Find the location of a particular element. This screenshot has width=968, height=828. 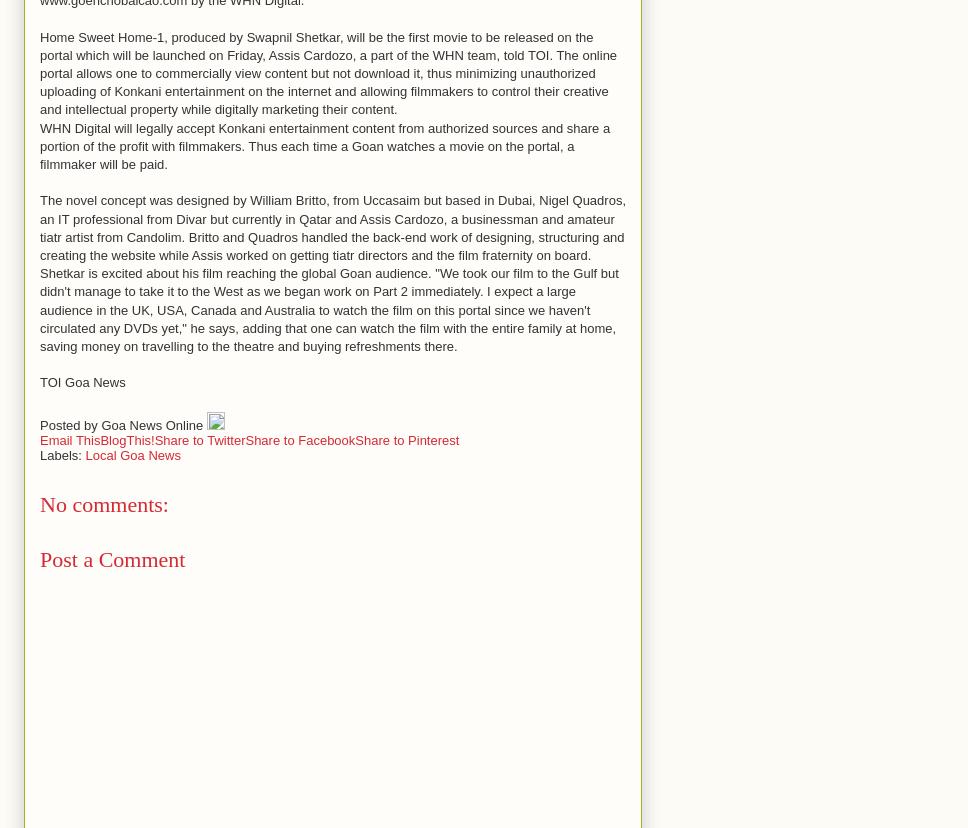

'Share to Pinterest' is located at coordinates (407, 439).